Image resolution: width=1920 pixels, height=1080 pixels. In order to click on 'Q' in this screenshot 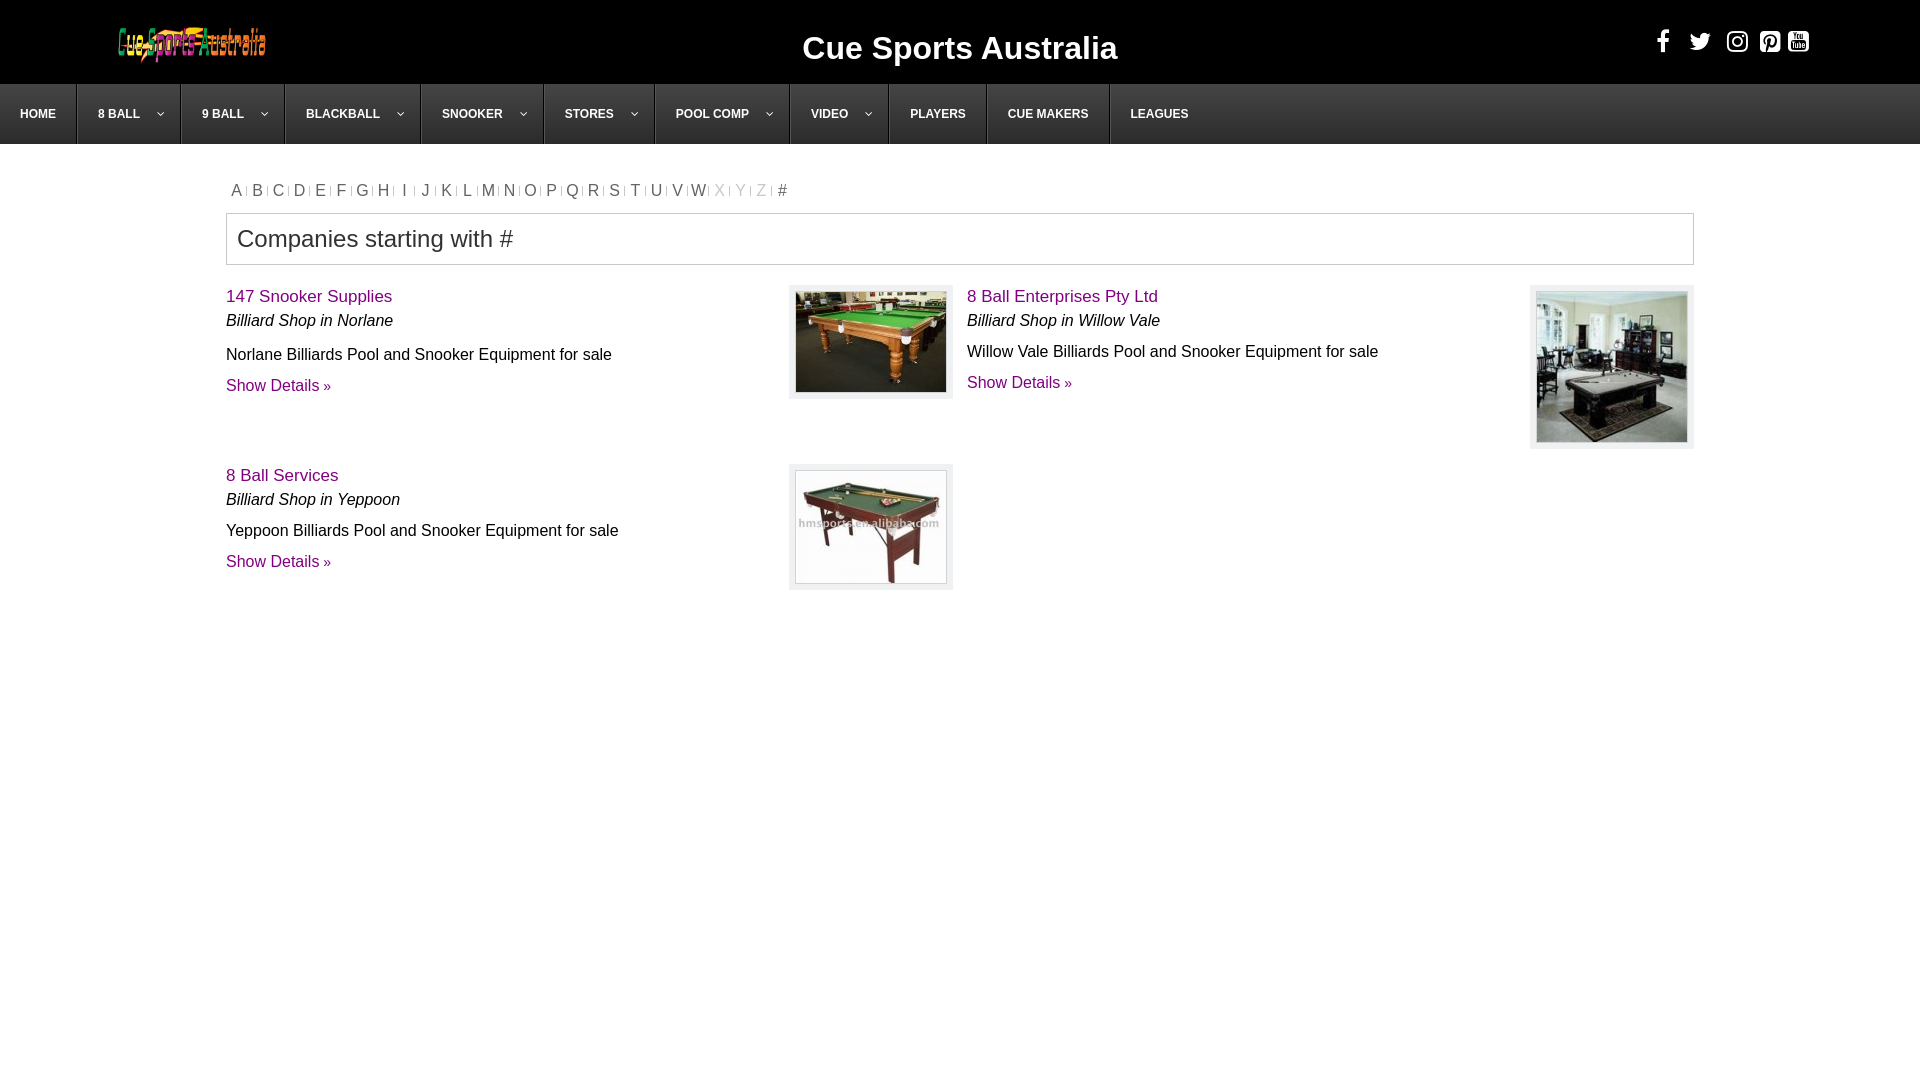, I will do `click(571, 190)`.